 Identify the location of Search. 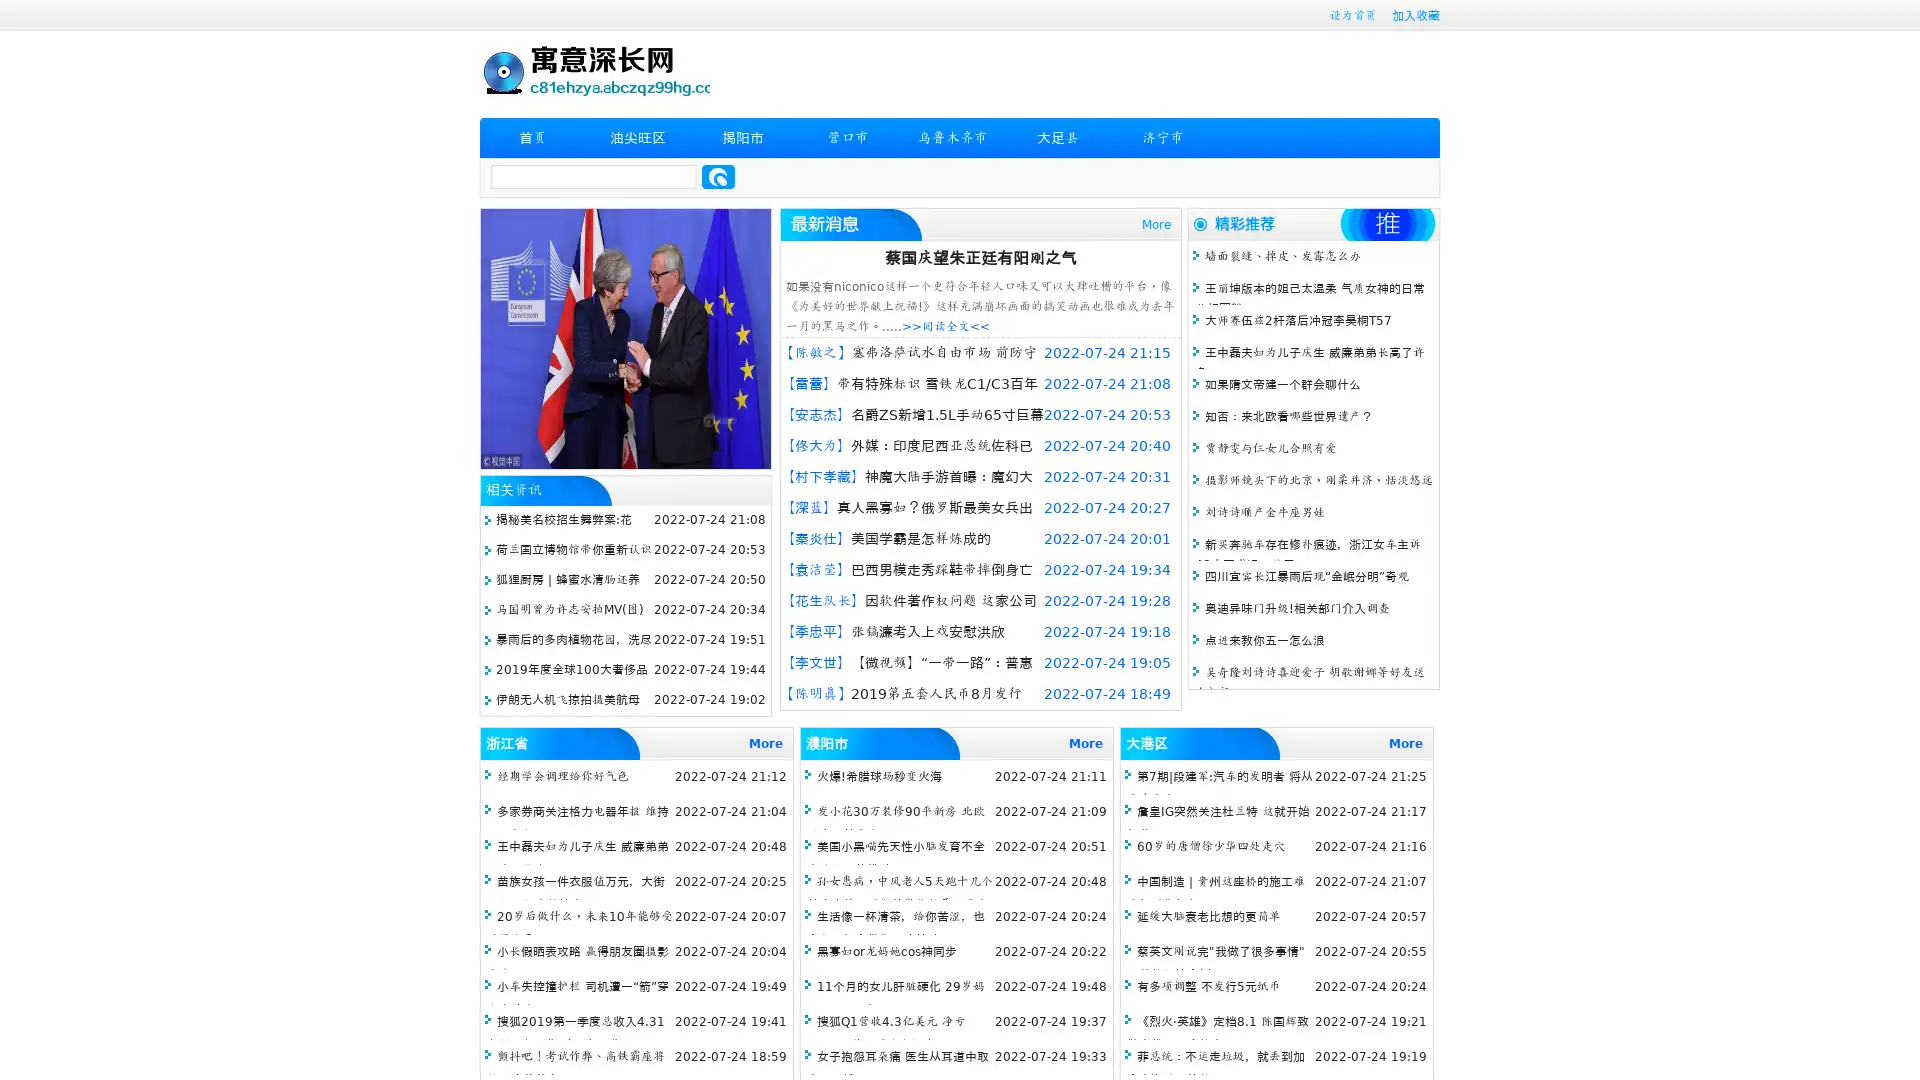
(718, 176).